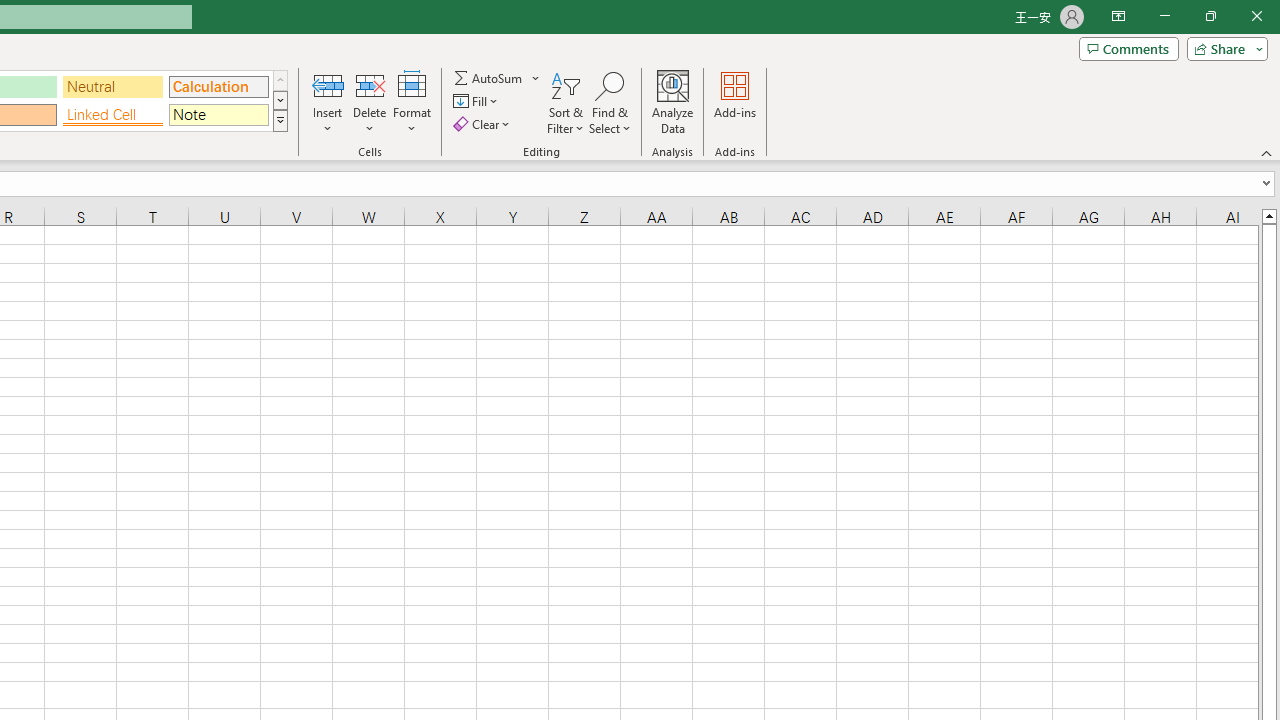 The image size is (1280, 720). Describe the element at coordinates (279, 120) in the screenshot. I see `'Cell Styles'` at that location.